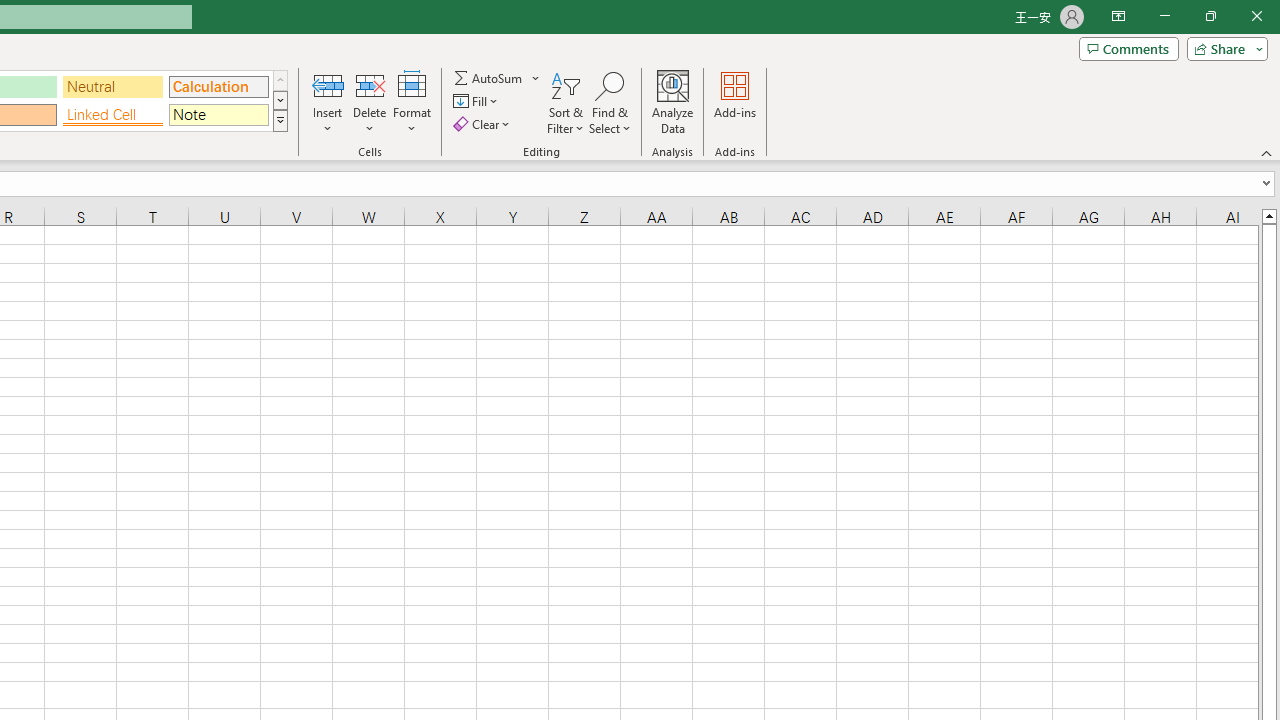 The image size is (1280, 720). Describe the element at coordinates (279, 120) in the screenshot. I see `'Cell Styles'` at that location.